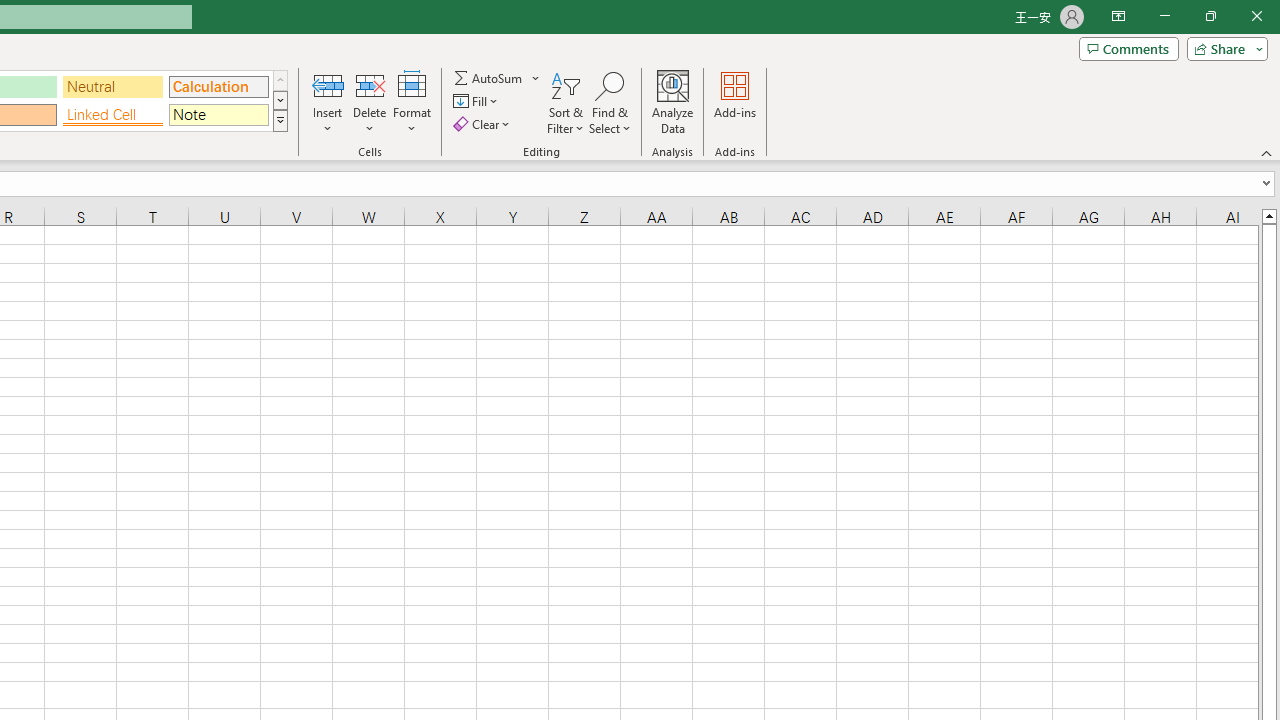 The image size is (1280, 720). Describe the element at coordinates (279, 120) in the screenshot. I see `'Cell Styles'` at that location.